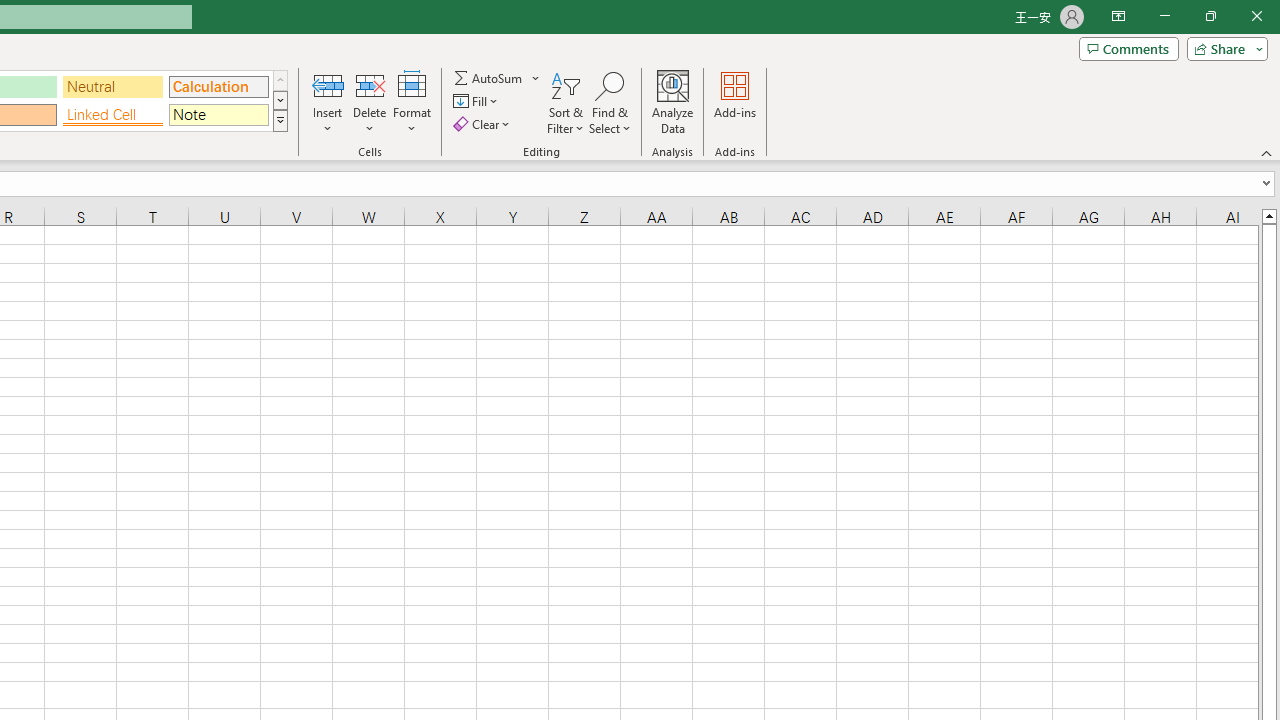 The image size is (1280, 720). Describe the element at coordinates (279, 120) in the screenshot. I see `'Cell Styles'` at that location.